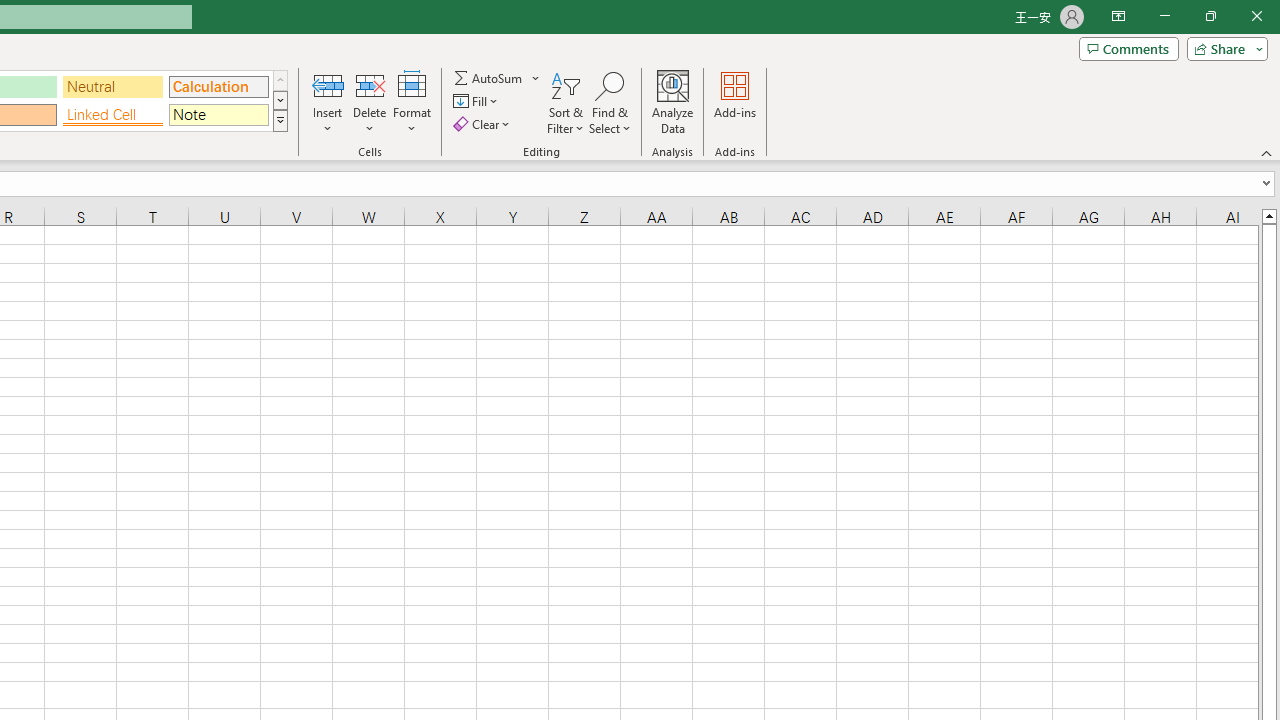 The image size is (1280, 720). Describe the element at coordinates (279, 120) in the screenshot. I see `'Cell Styles'` at that location.